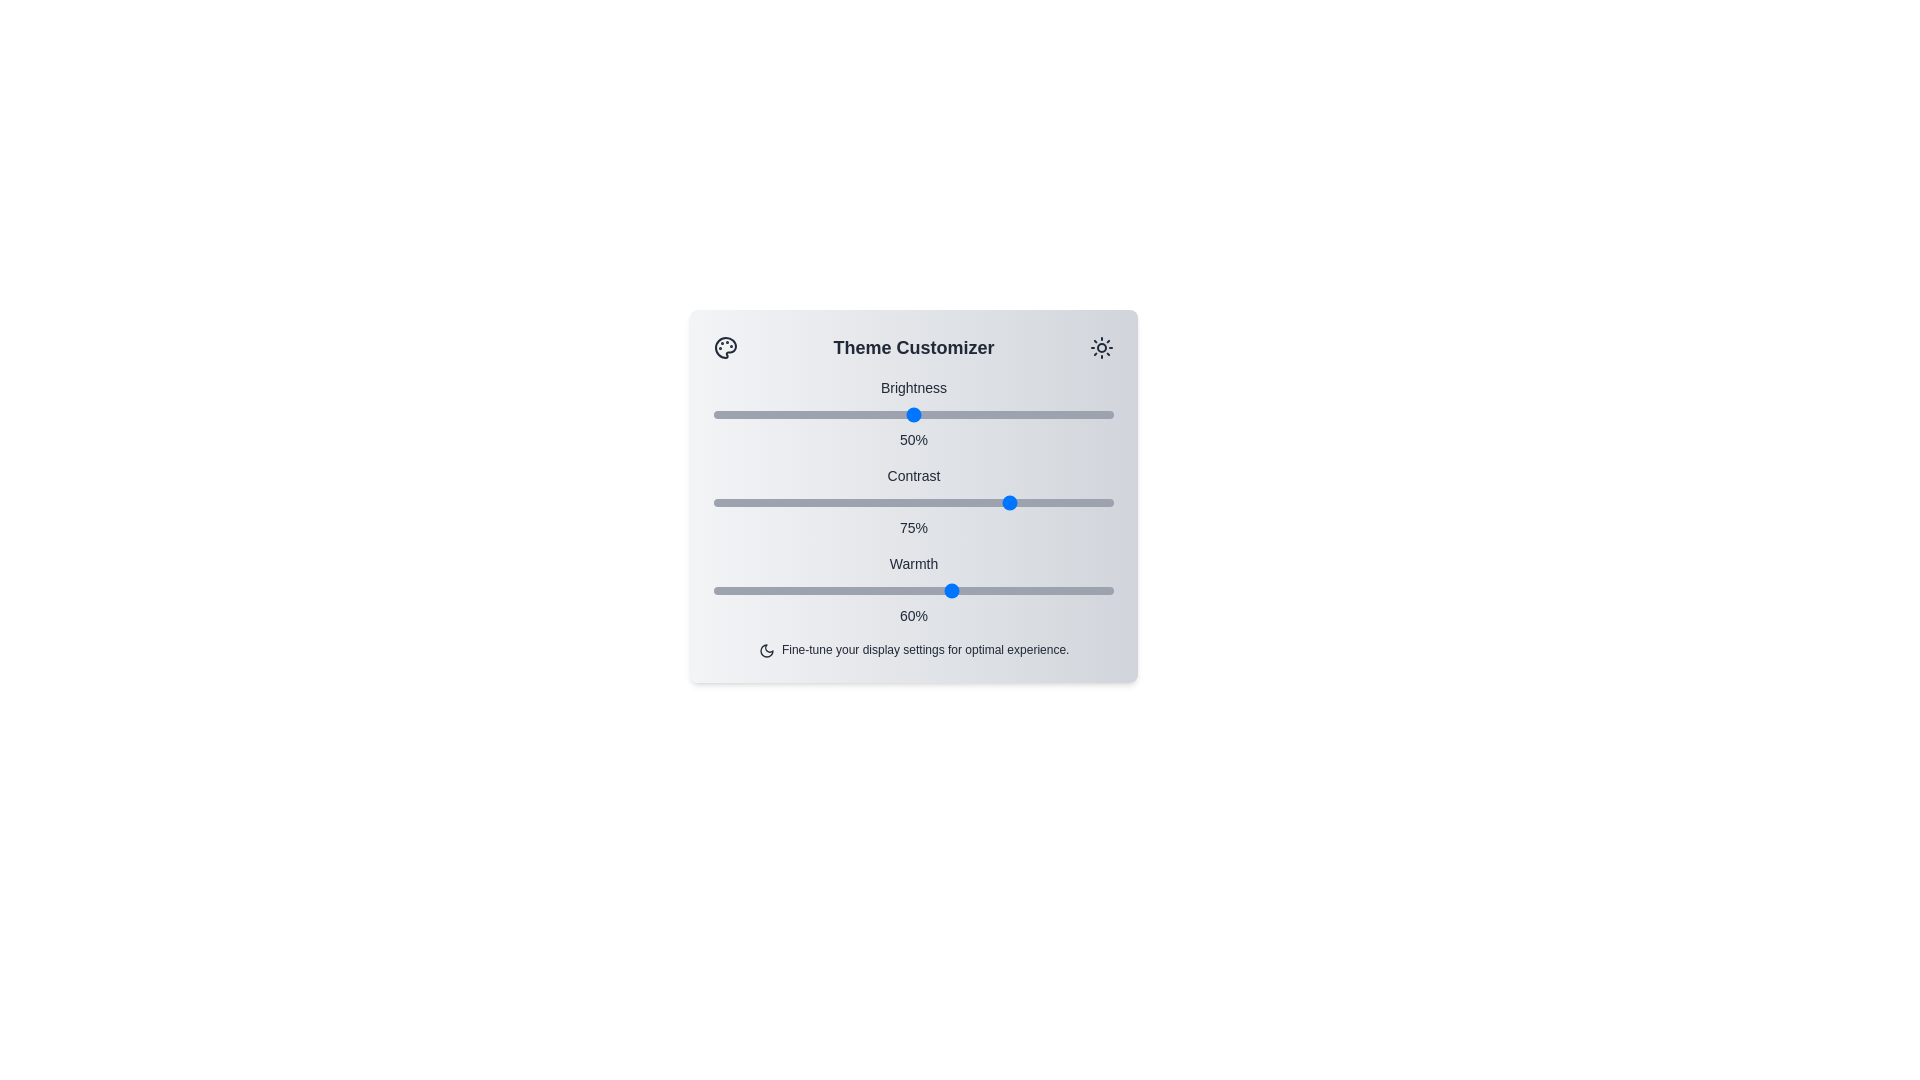 This screenshot has height=1080, width=1920. Describe the element at coordinates (912, 346) in the screenshot. I see `the text 'Theme Customizer' to highlight it` at that location.